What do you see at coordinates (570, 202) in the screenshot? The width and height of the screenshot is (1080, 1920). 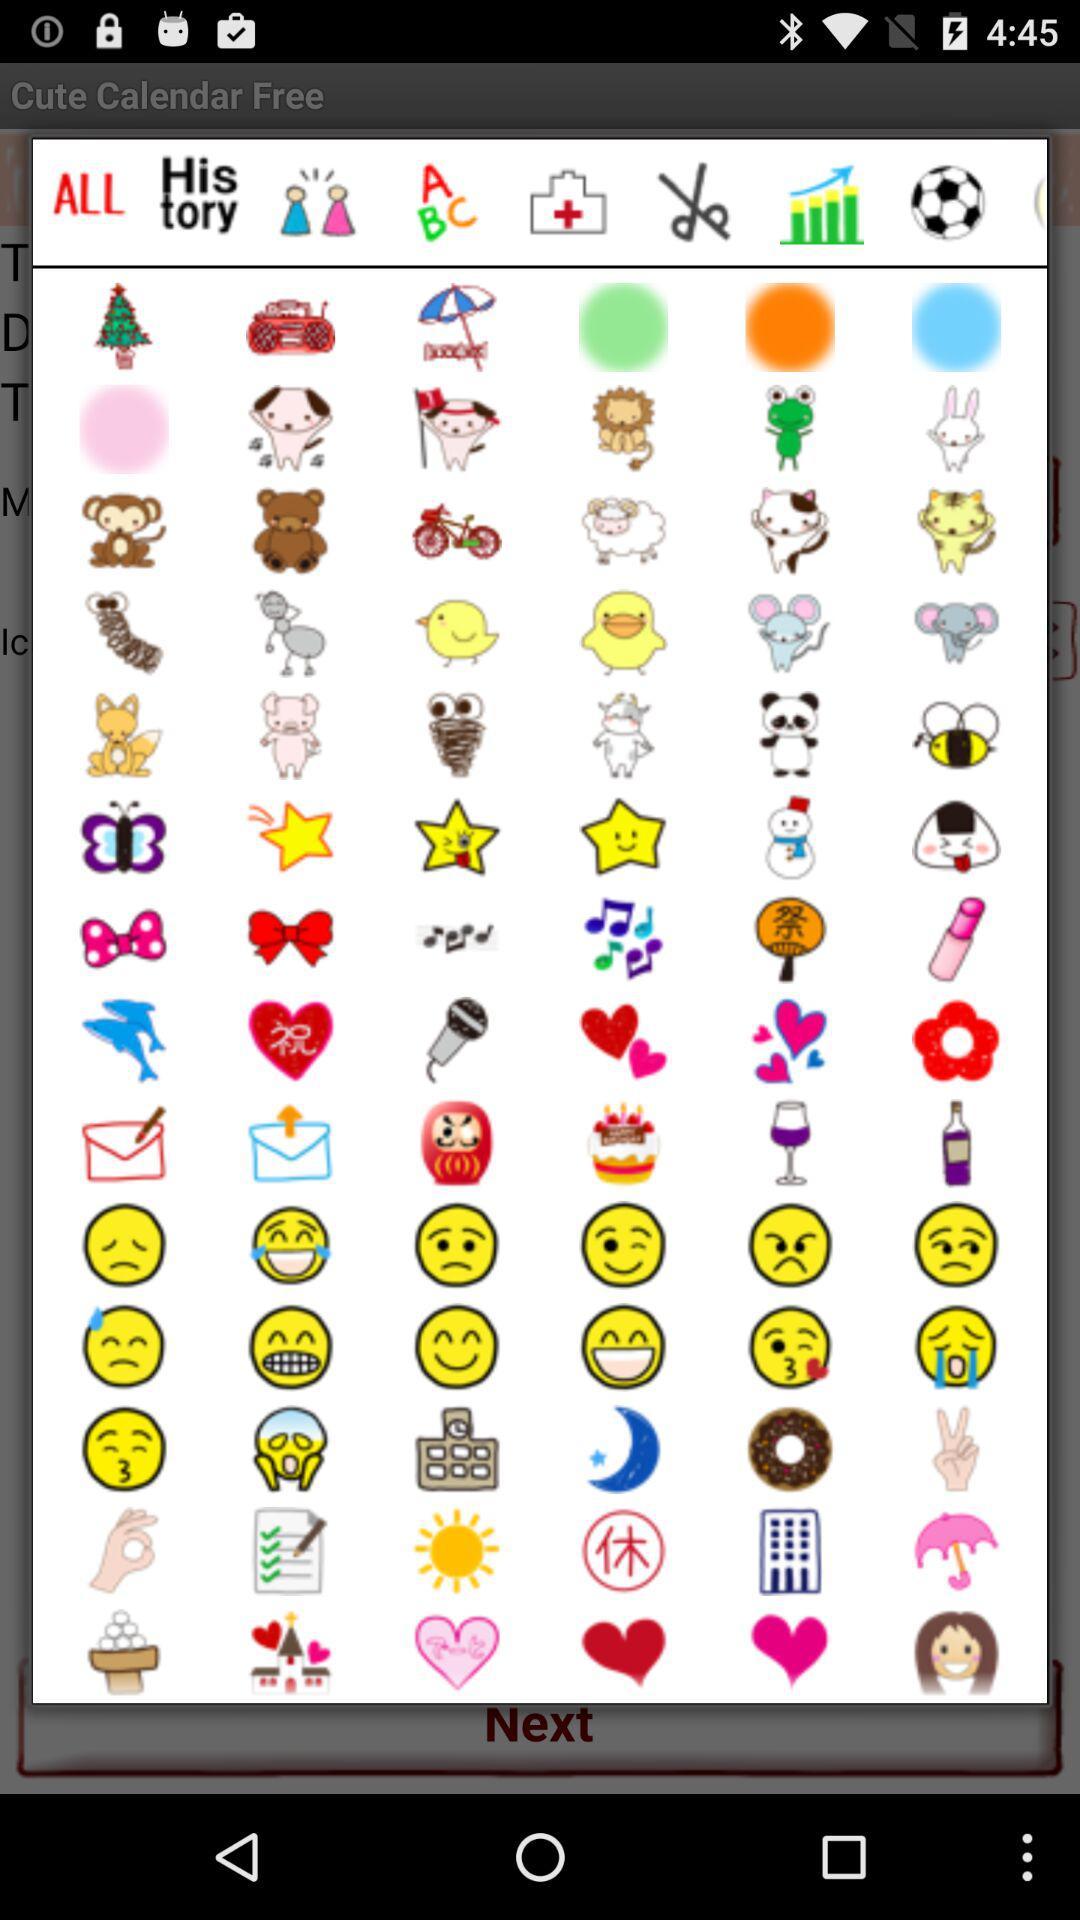 I see `emoji option` at bounding box center [570, 202].